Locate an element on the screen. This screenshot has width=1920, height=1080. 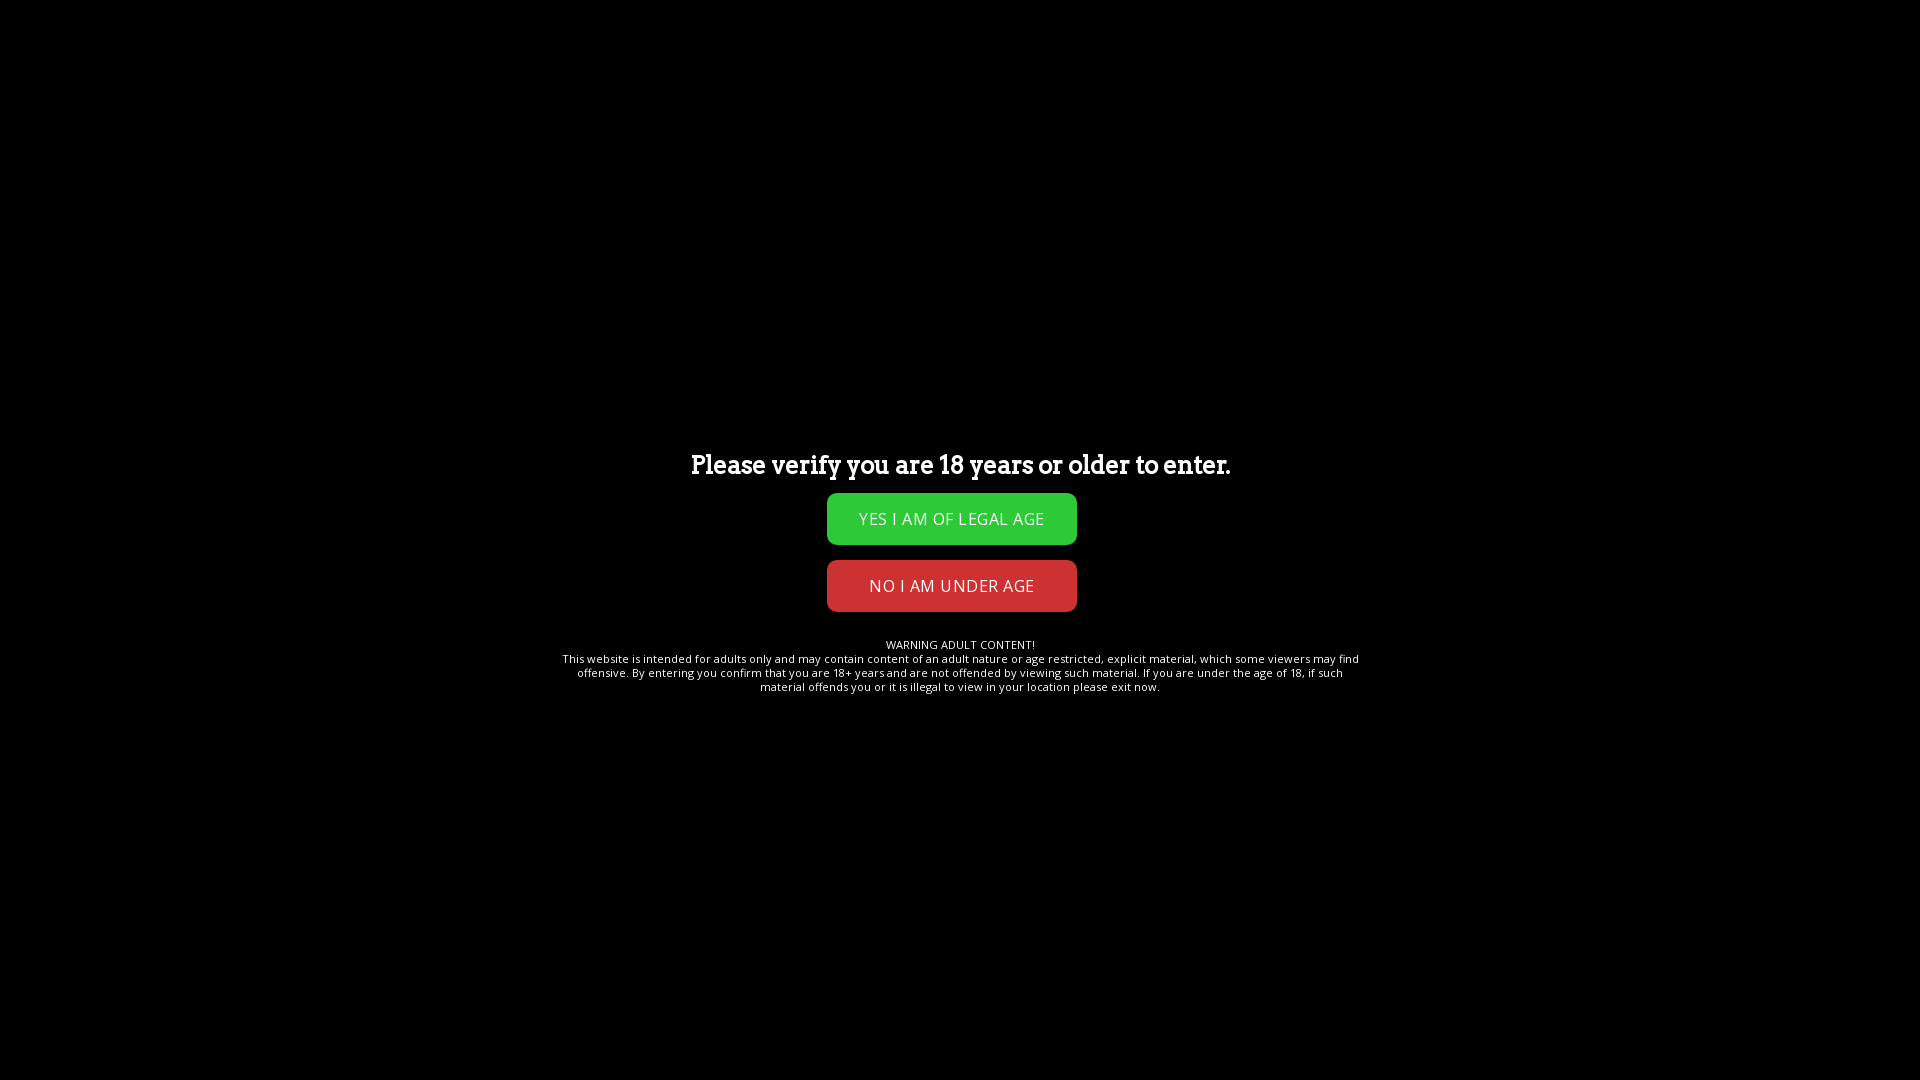
'420 PMUK - THE UK'S CLOSED LOOP SPECIALISTS' is located at coordinates (59, 45).